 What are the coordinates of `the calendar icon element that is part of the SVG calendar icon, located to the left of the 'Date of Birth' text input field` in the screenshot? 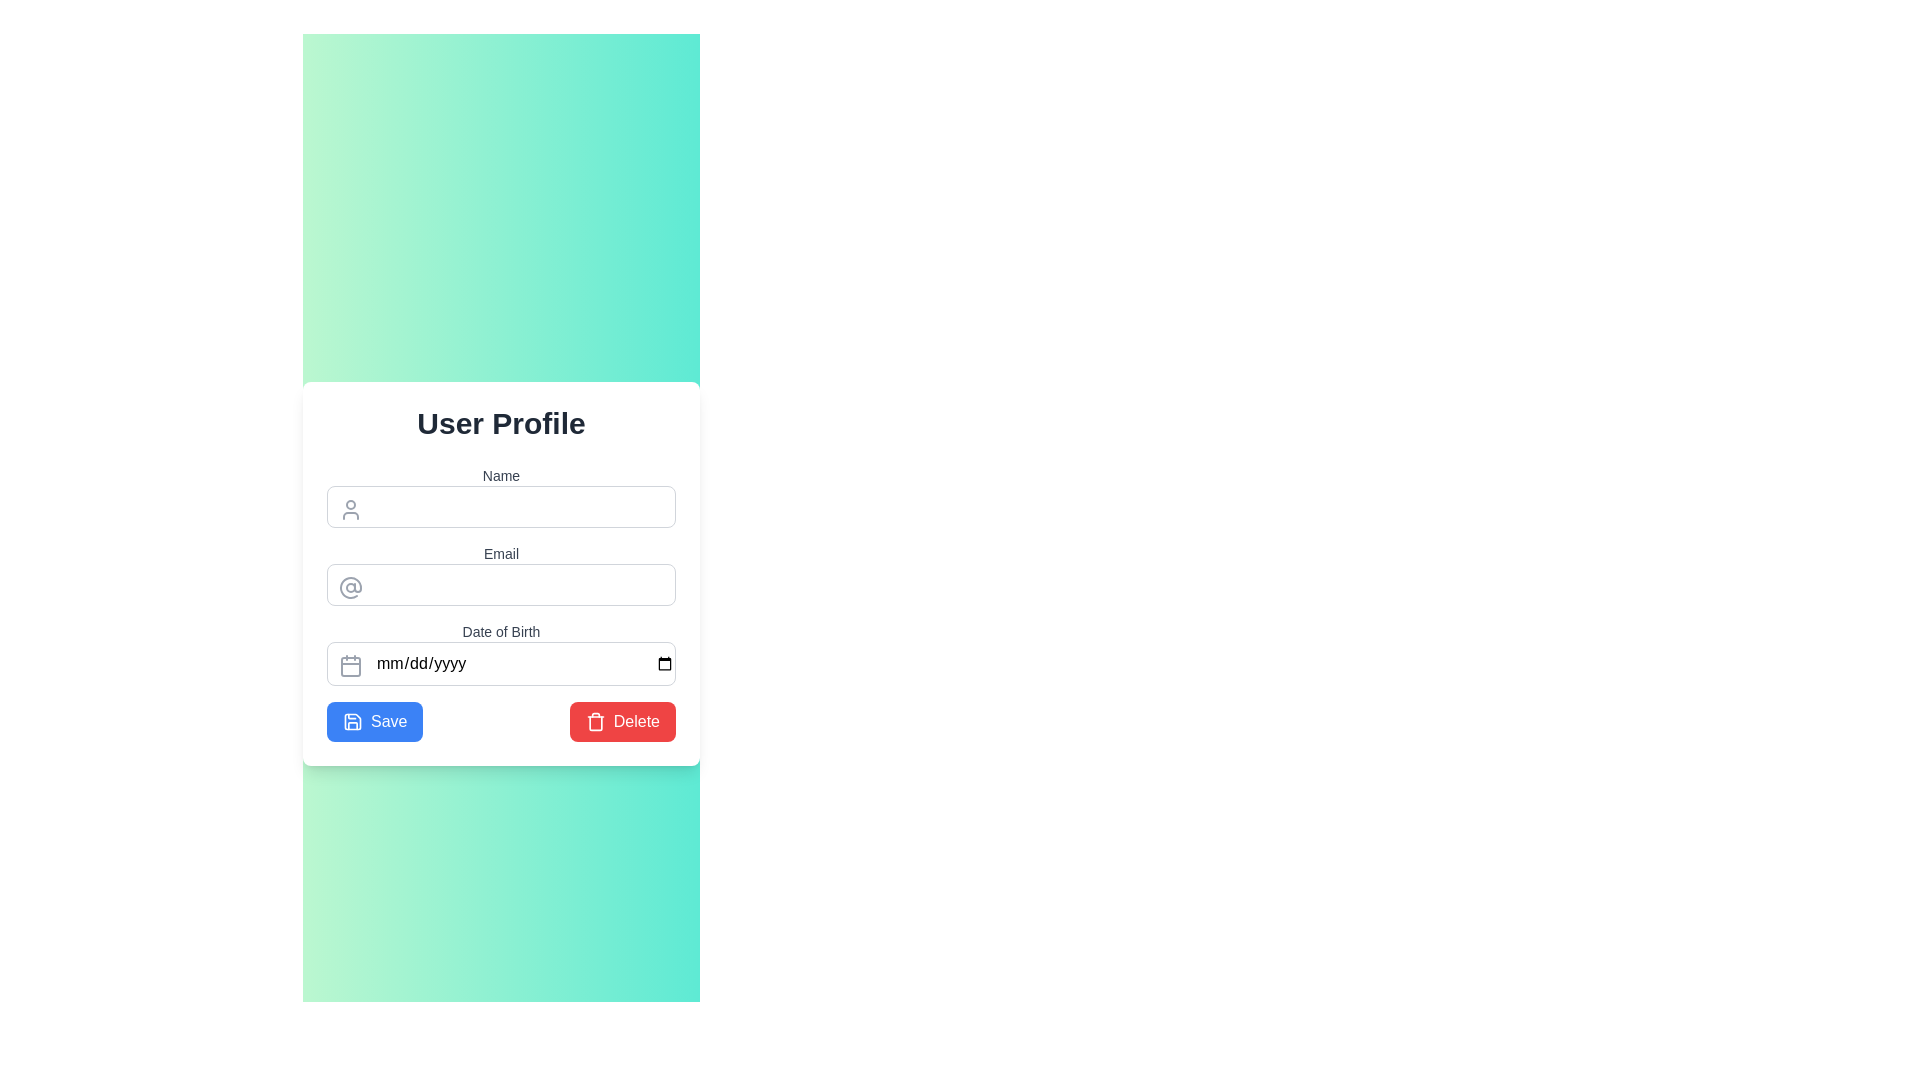 It's located at (350, 667).